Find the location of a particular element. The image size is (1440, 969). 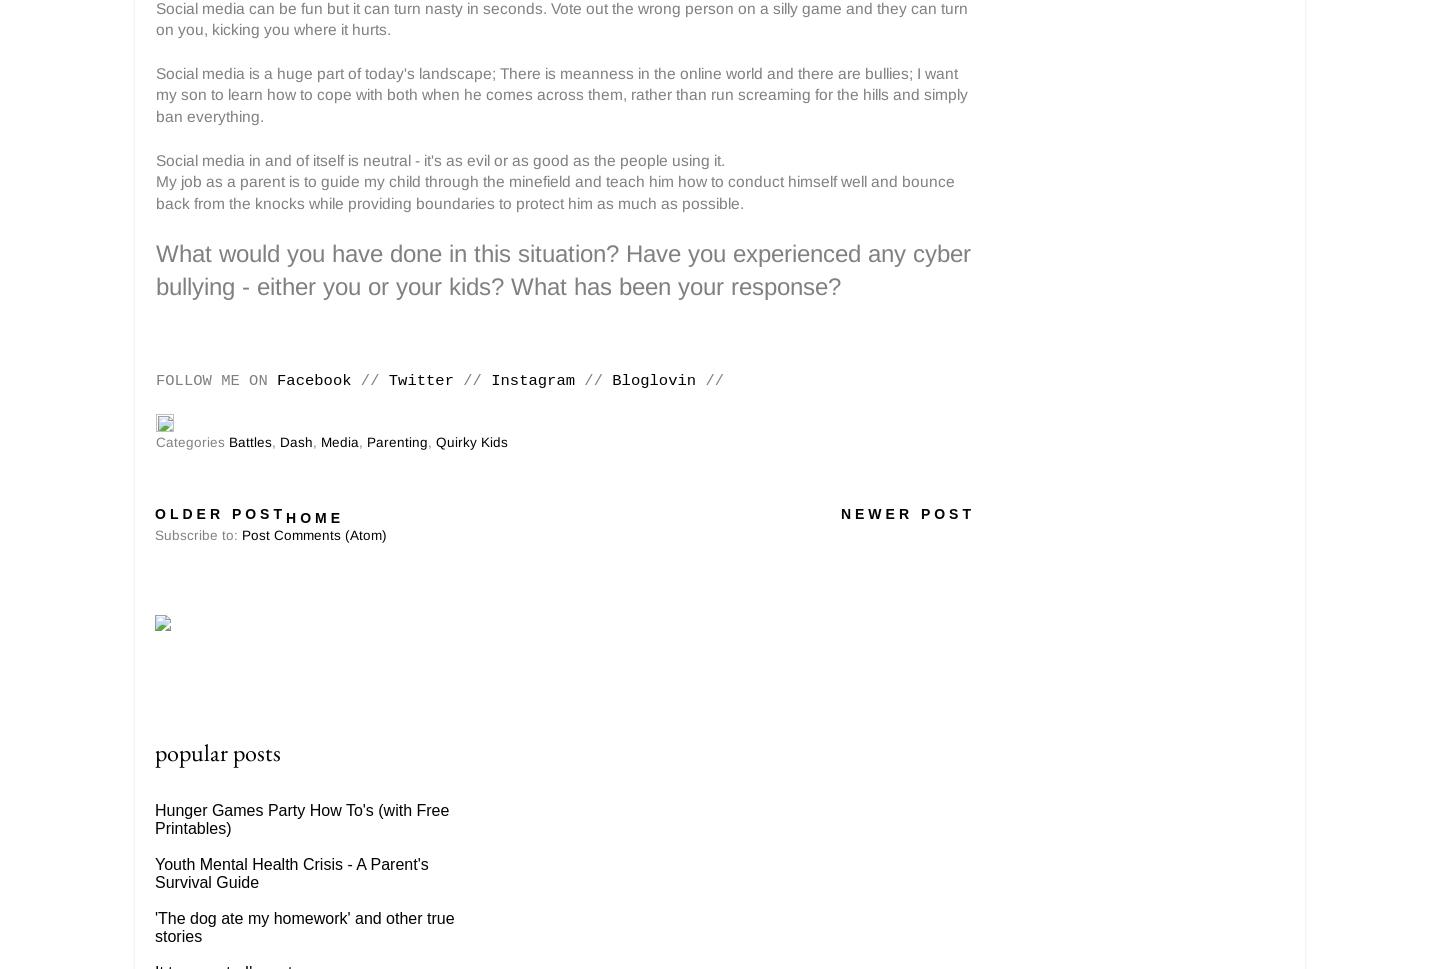

'popular posts' is located at coordinates (153, 751).